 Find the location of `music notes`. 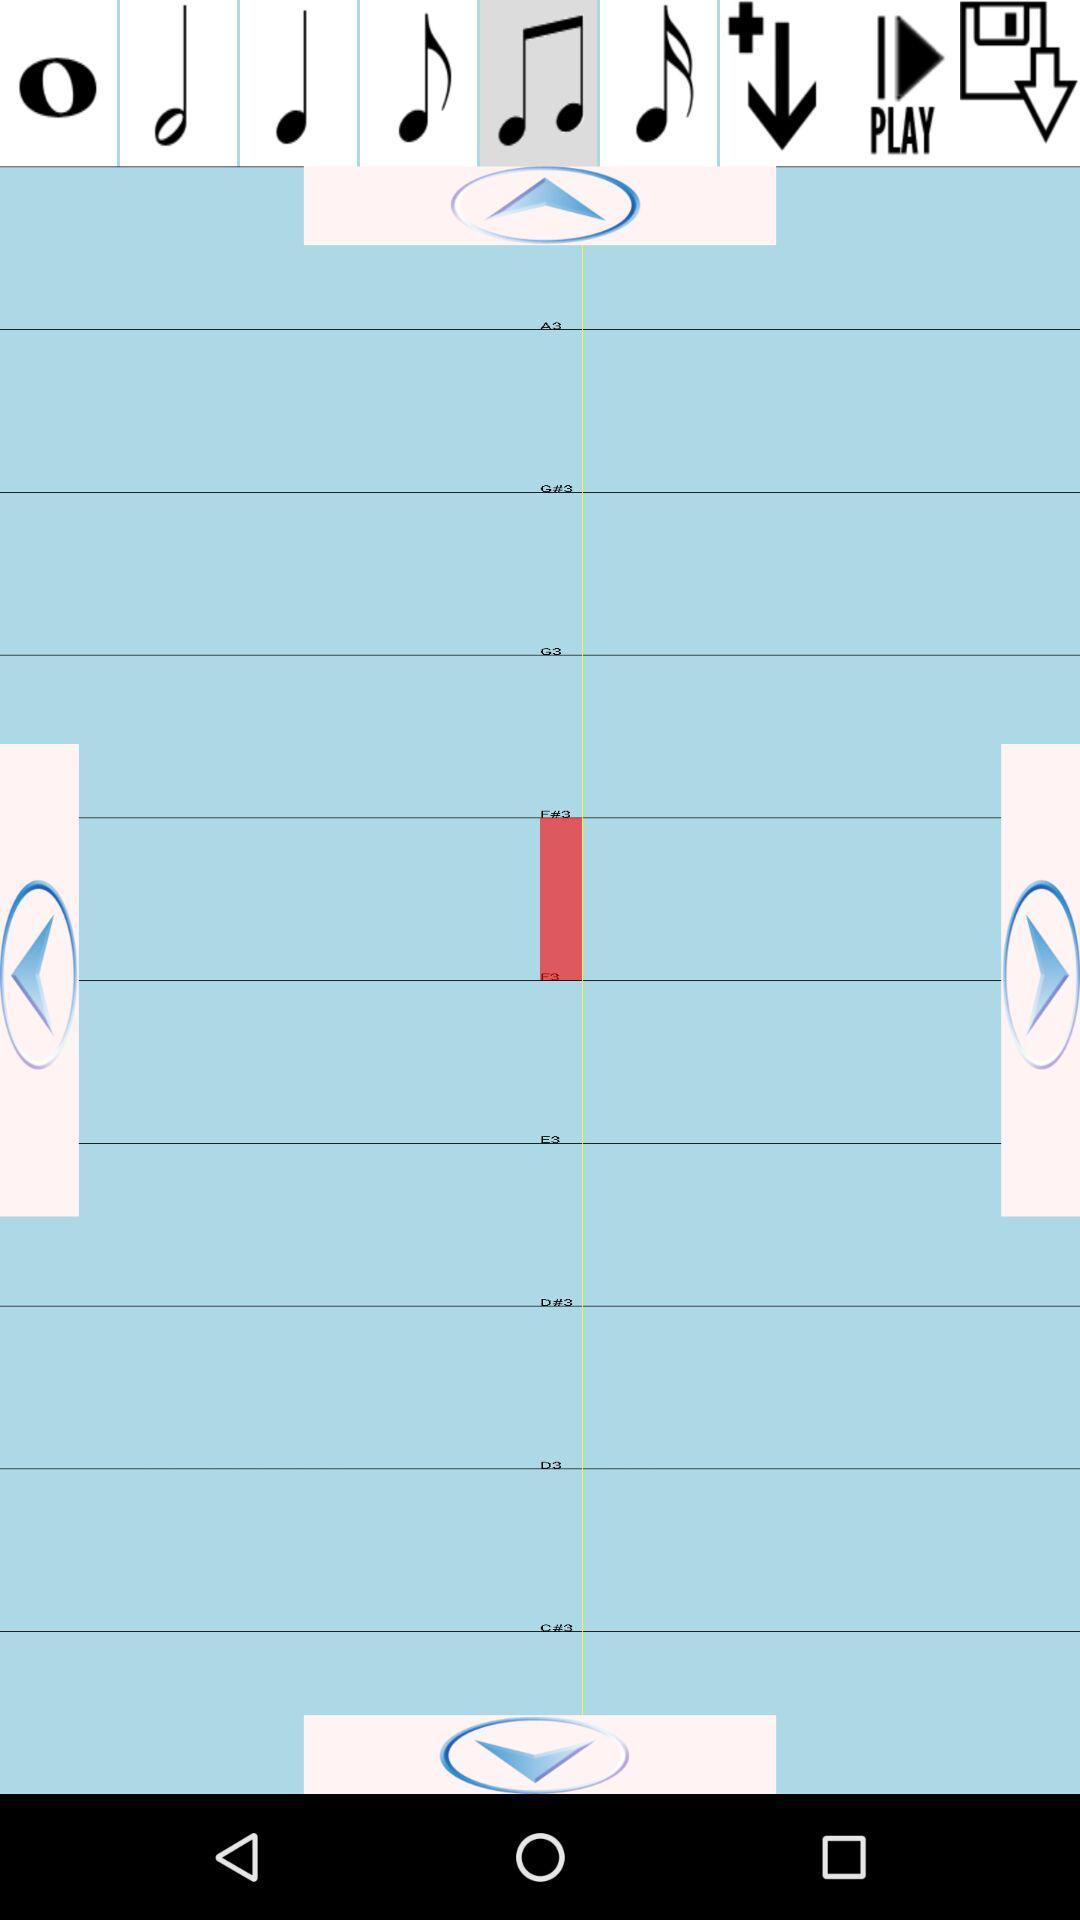

music notes is located at coordinates (658, 82).